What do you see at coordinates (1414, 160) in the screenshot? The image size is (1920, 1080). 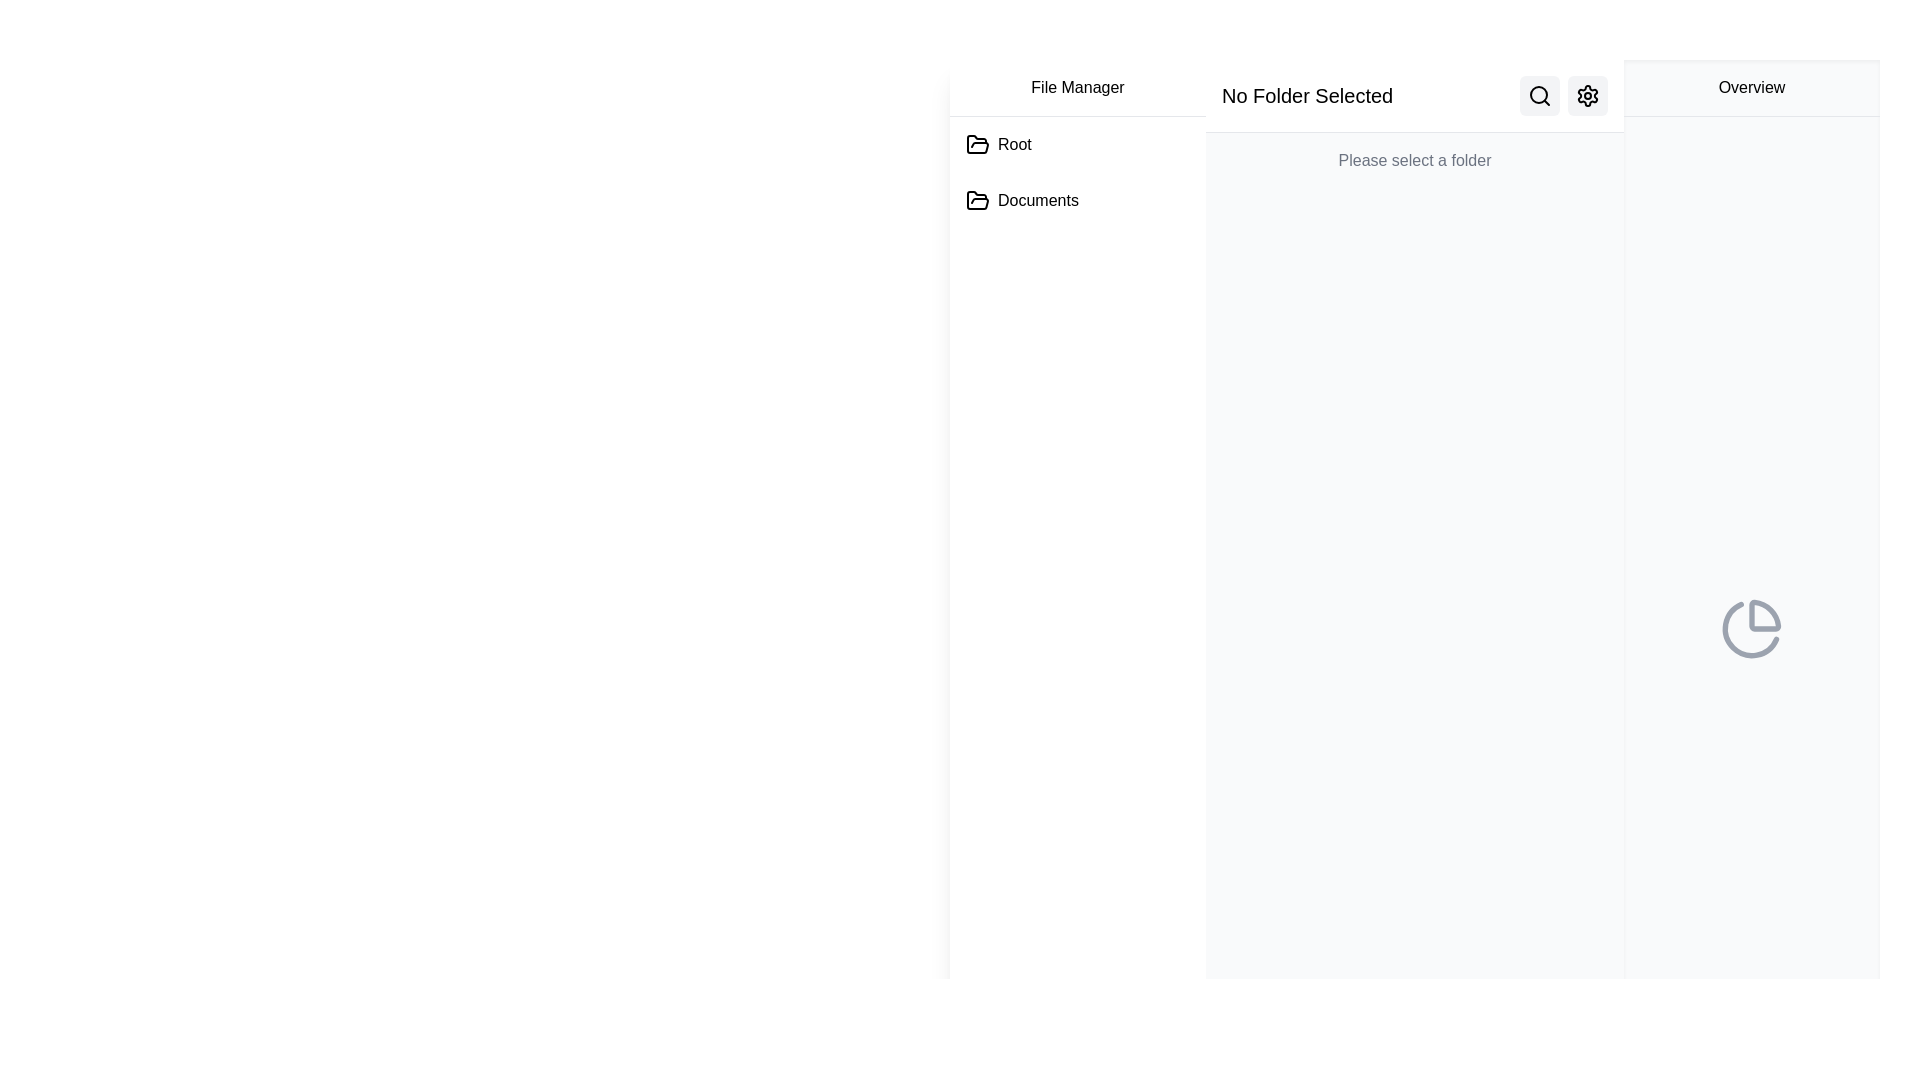 I see `the static text element that reads 'Please select a folder', which is styled in gray and located under the 'No Folder Selected' header` at bounding box center [1414, 160].